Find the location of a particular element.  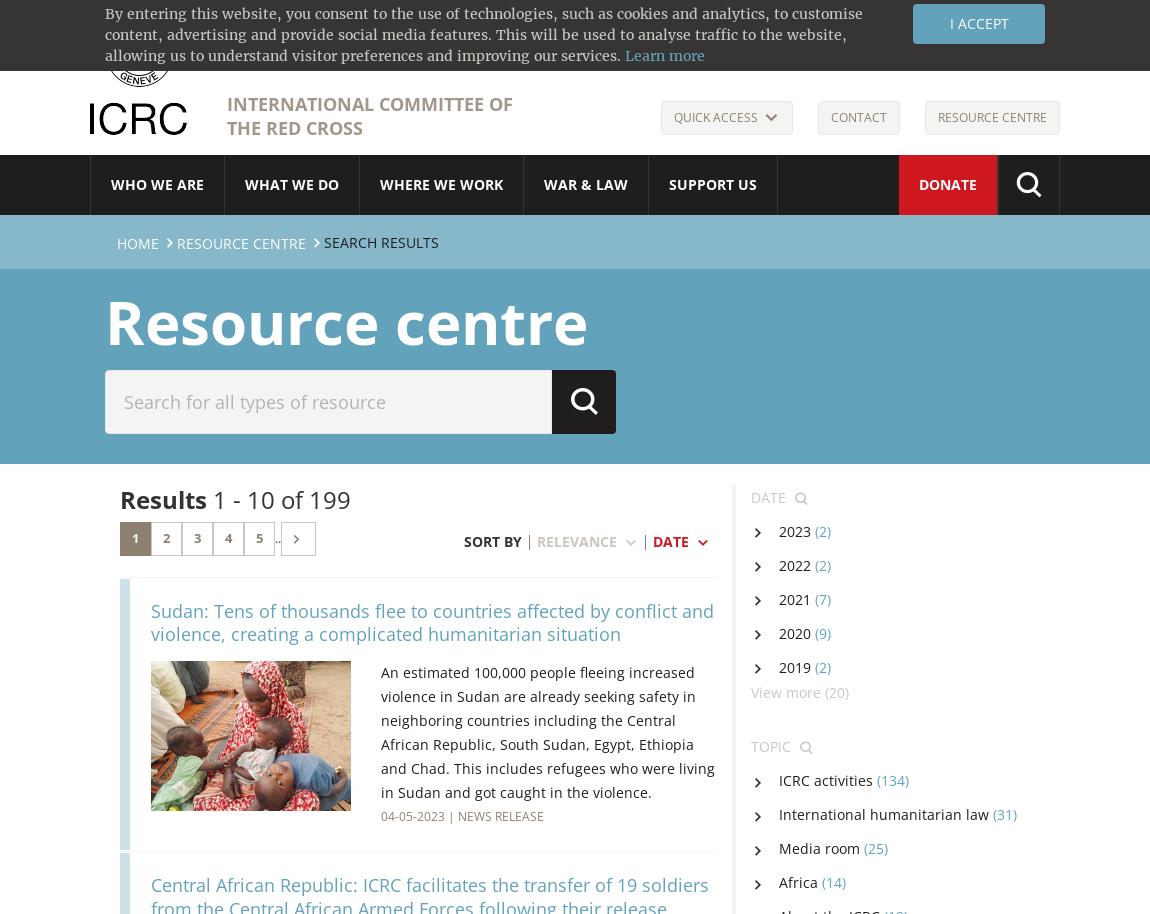

'Learn more' is located at coordinates (624, 55).